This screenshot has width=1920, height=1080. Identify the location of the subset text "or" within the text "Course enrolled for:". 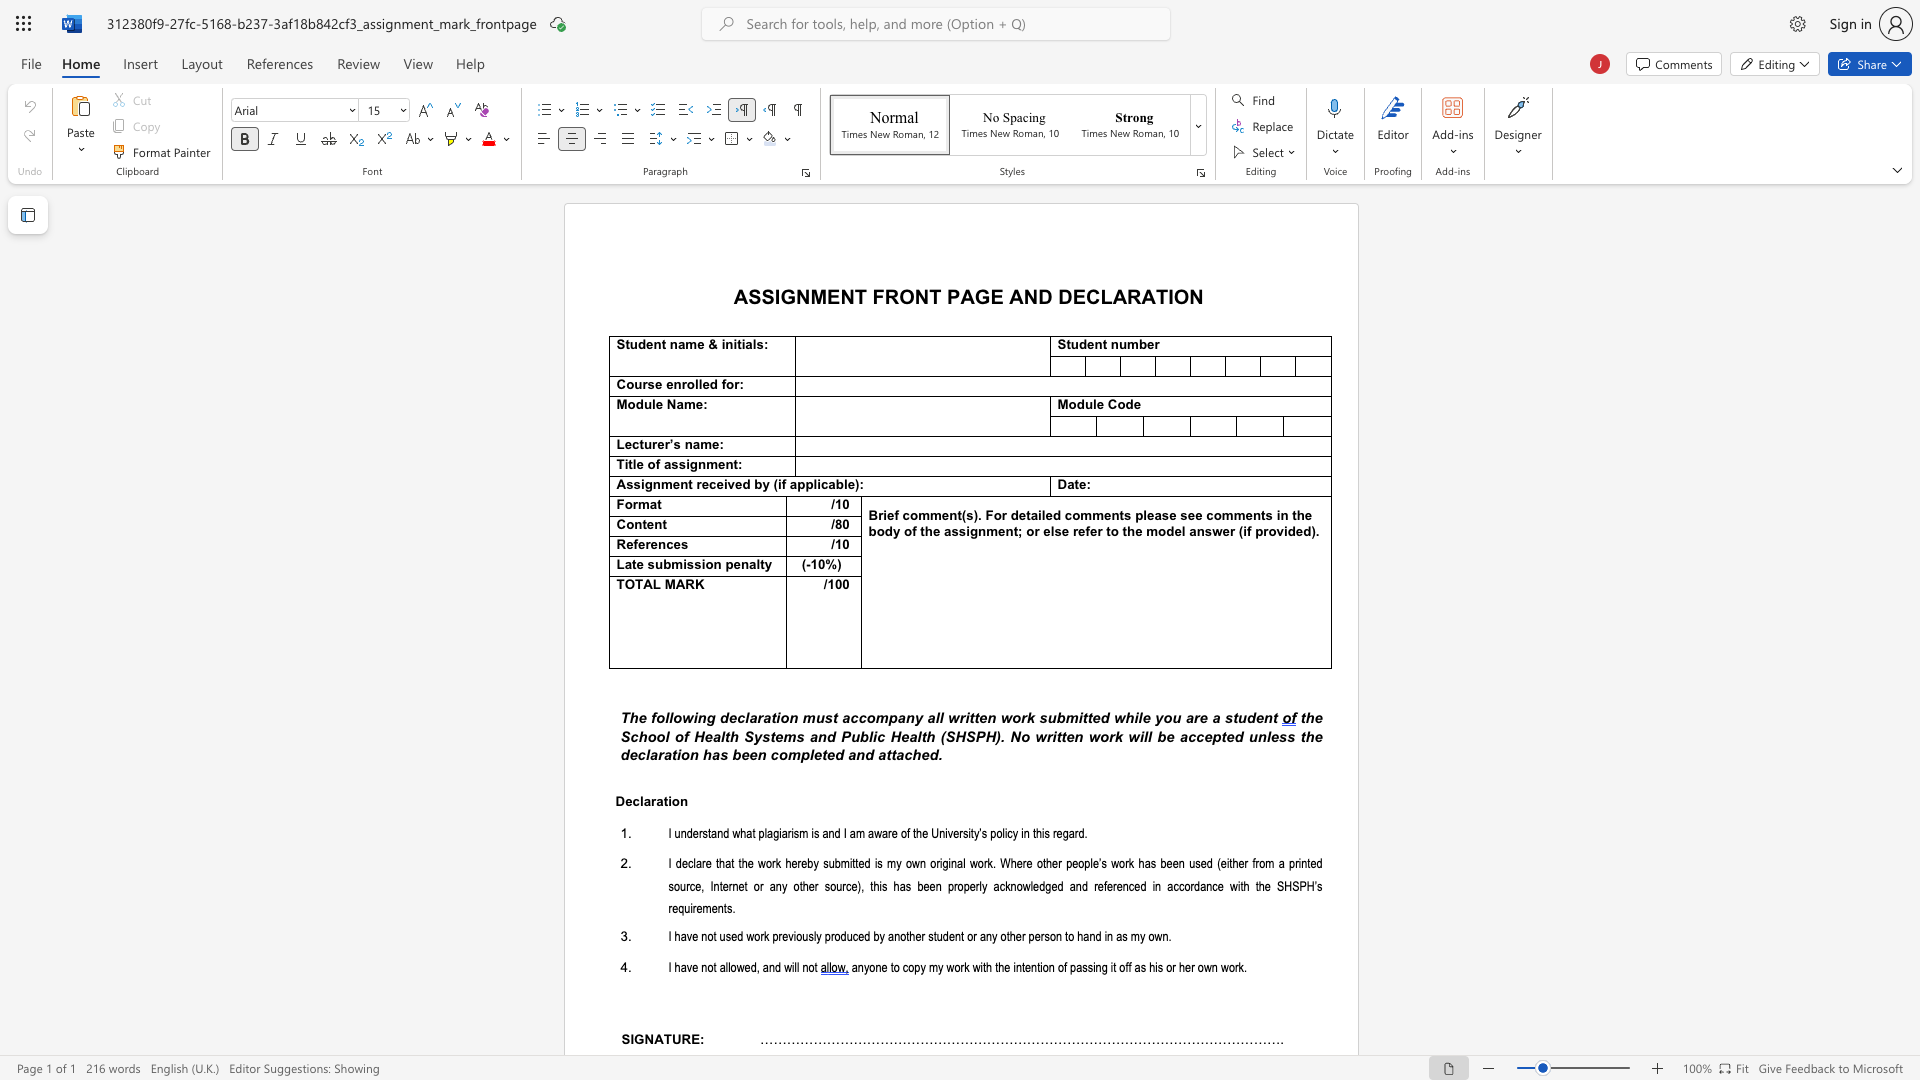
(725, 385).